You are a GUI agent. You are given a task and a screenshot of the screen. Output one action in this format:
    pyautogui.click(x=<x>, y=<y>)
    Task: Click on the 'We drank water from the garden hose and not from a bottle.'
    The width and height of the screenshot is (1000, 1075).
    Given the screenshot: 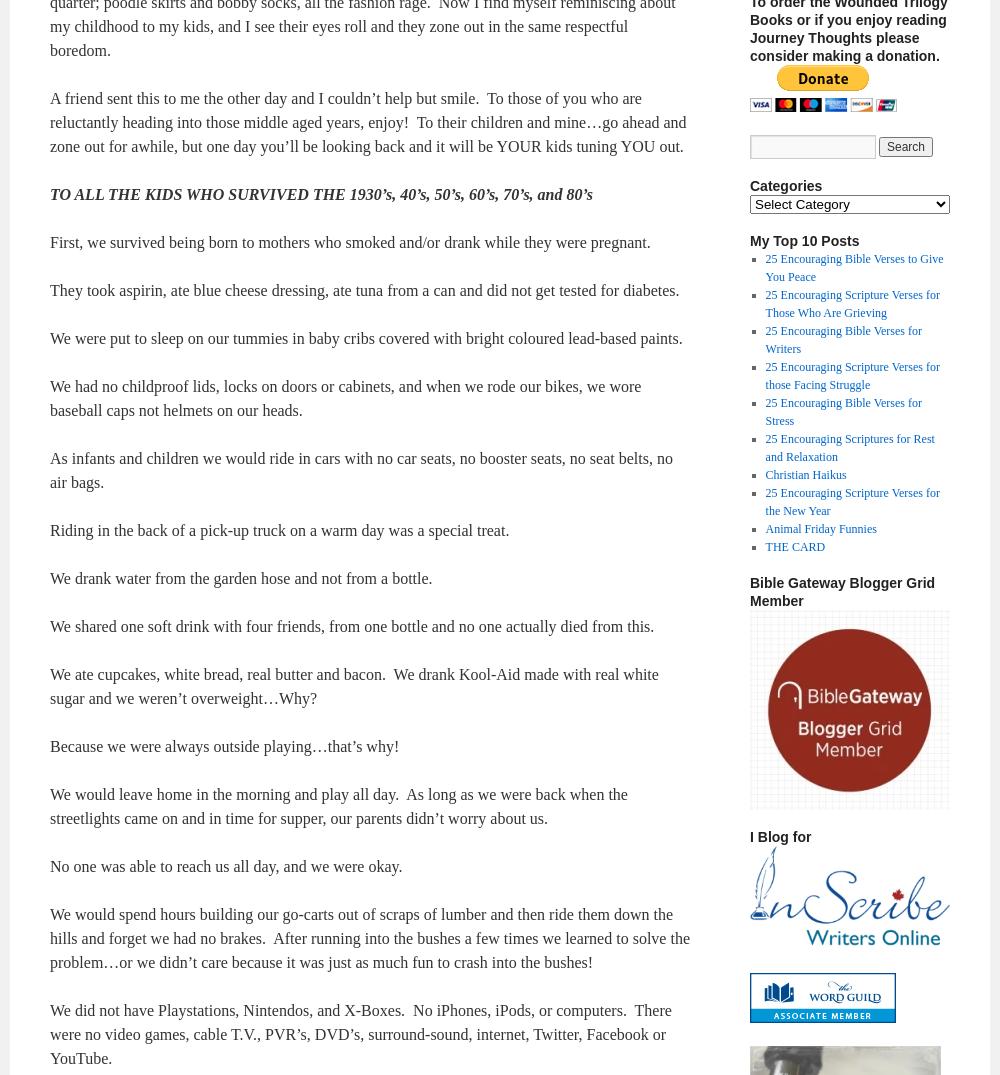 What is the action you would take?
    pyautogui.click(x=240, y=578)
    